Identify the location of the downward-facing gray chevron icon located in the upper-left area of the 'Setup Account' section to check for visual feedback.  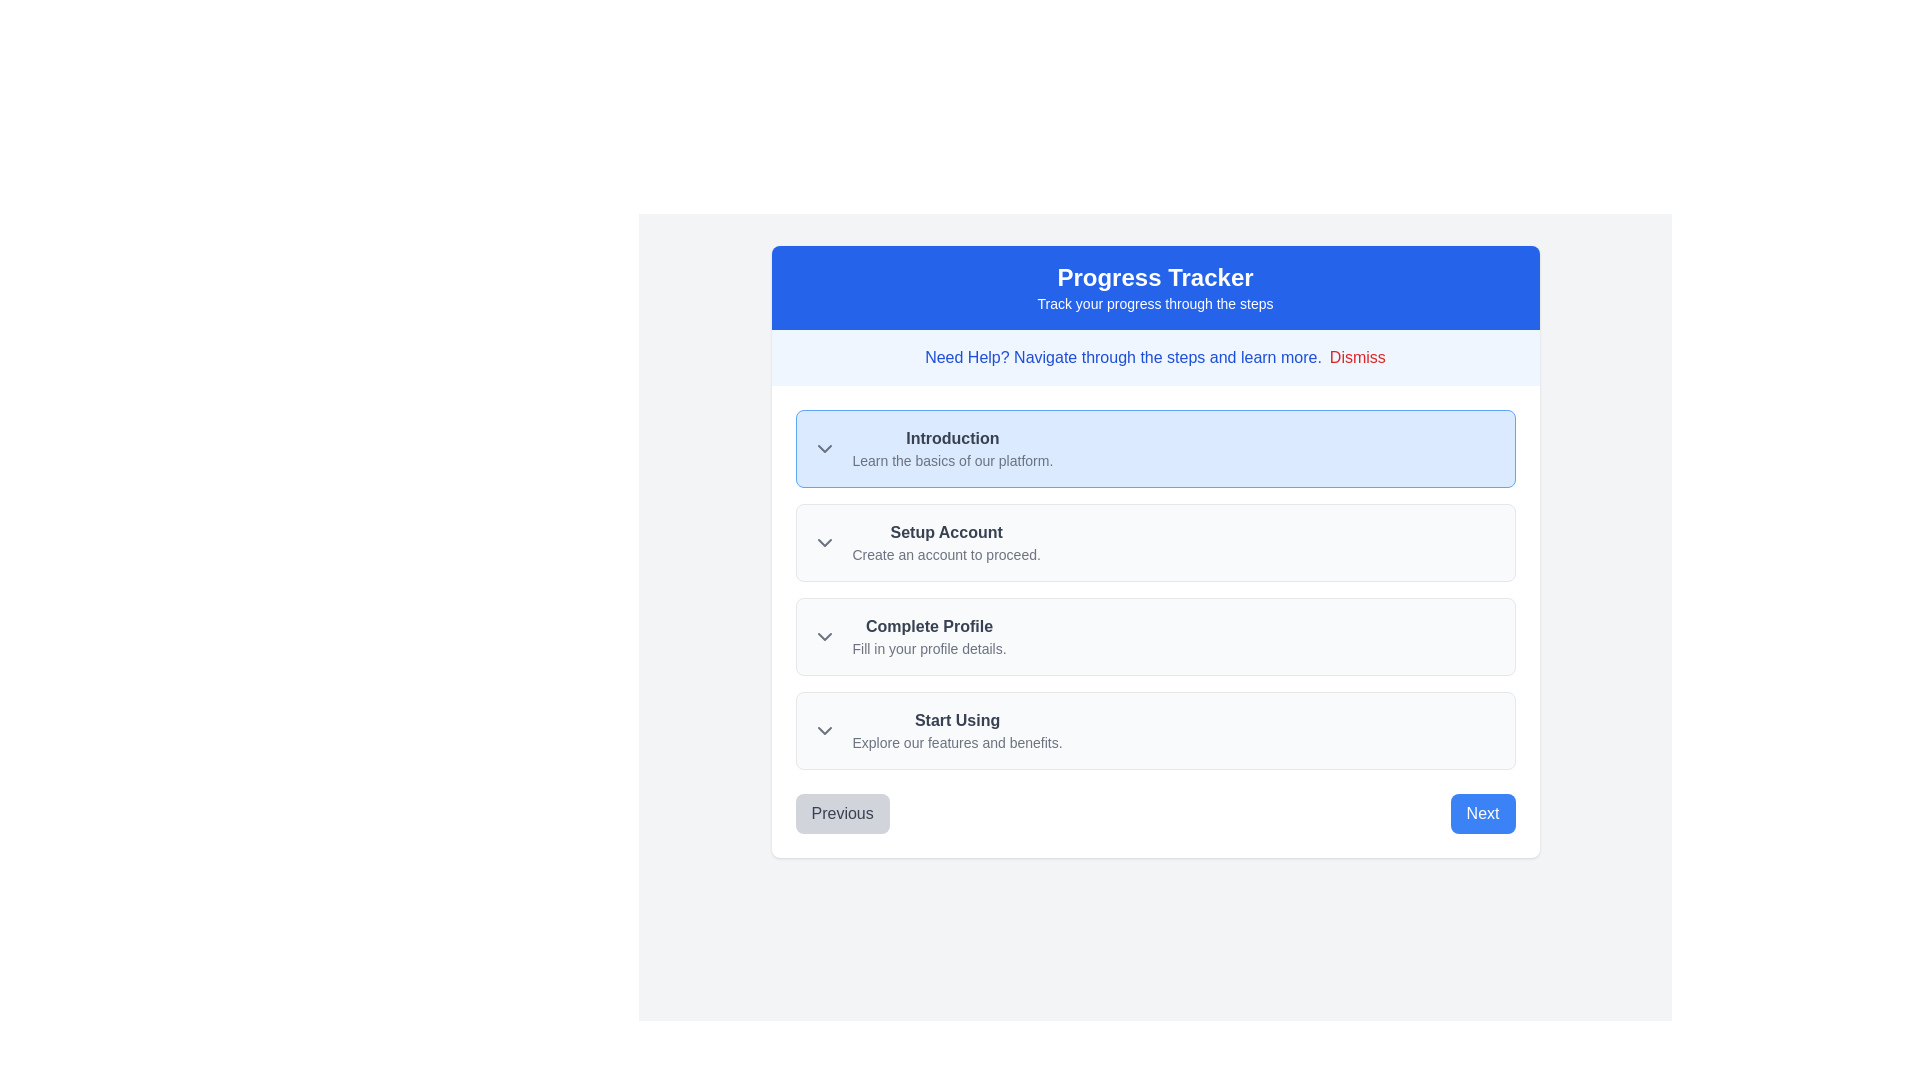
(824, 543).